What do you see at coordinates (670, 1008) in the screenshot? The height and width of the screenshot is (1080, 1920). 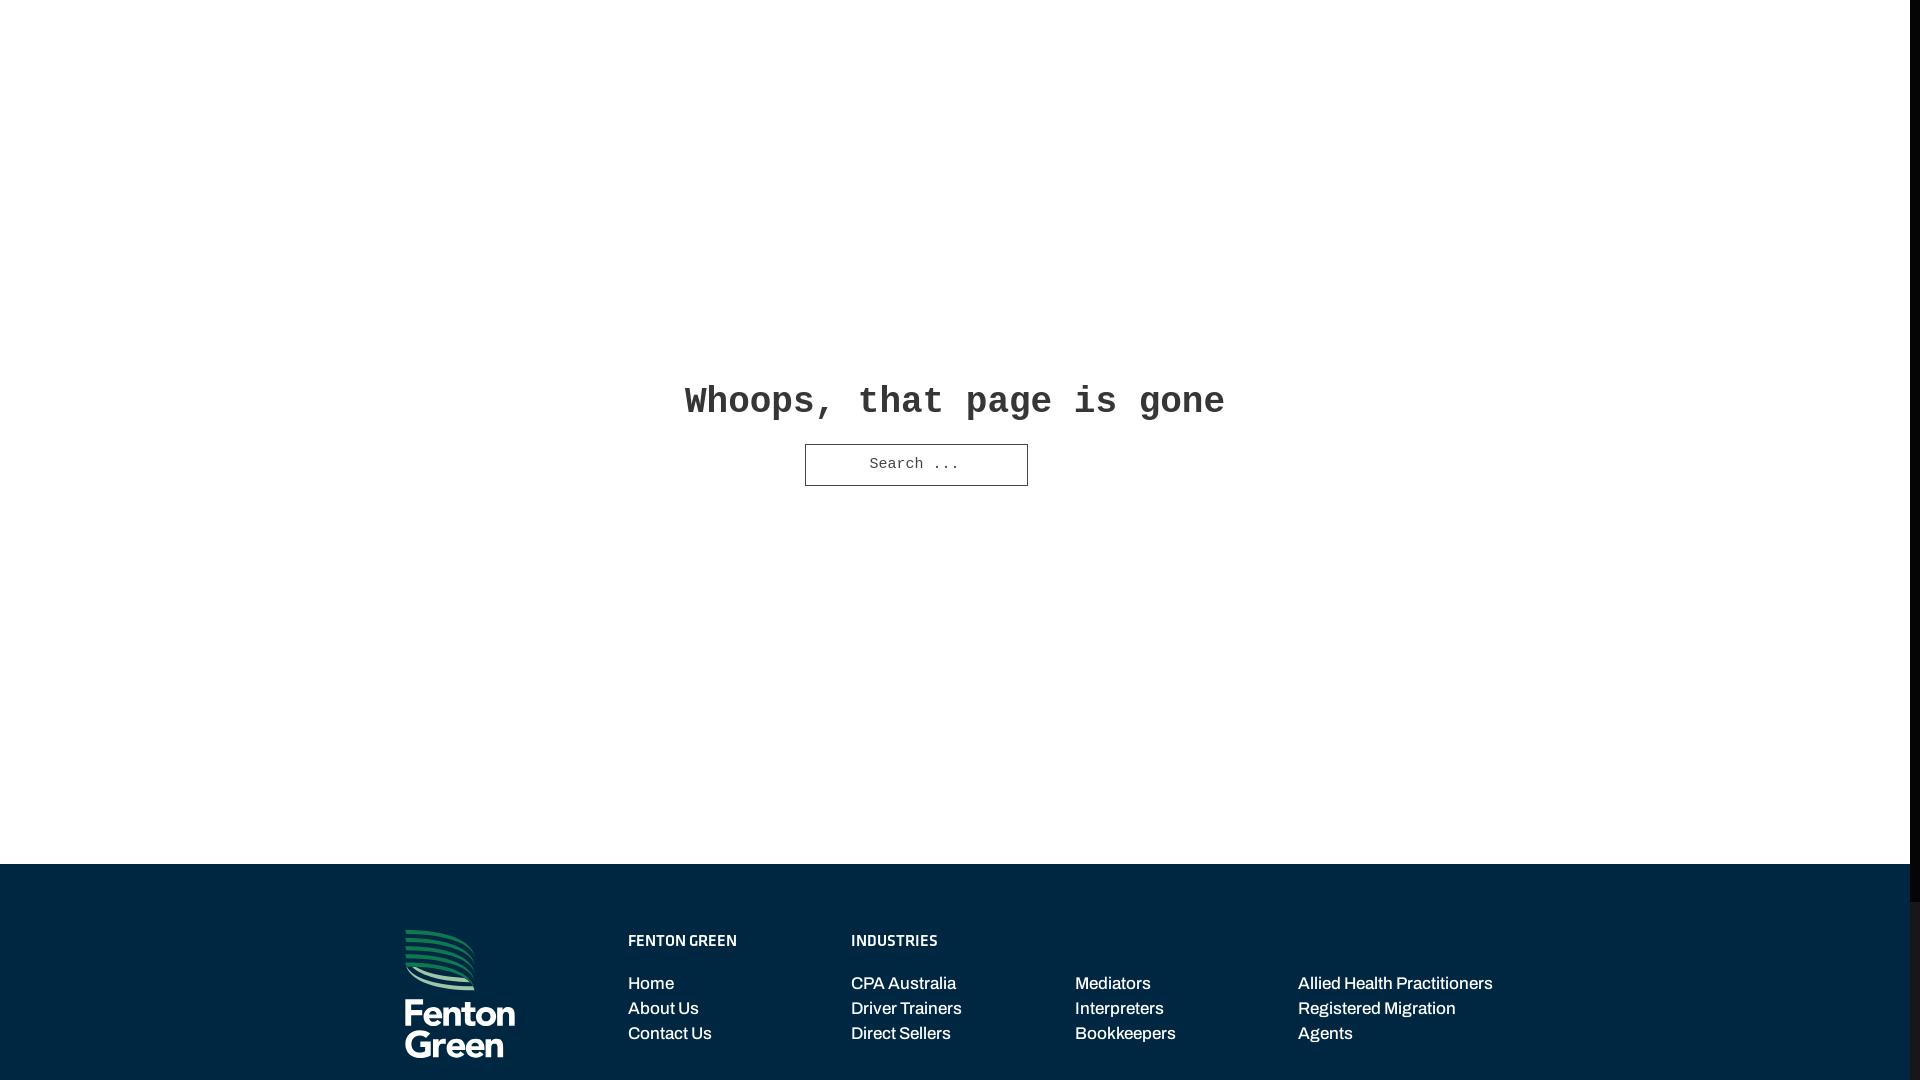 I see `'About Us'` at bounding box center [670, 1008].